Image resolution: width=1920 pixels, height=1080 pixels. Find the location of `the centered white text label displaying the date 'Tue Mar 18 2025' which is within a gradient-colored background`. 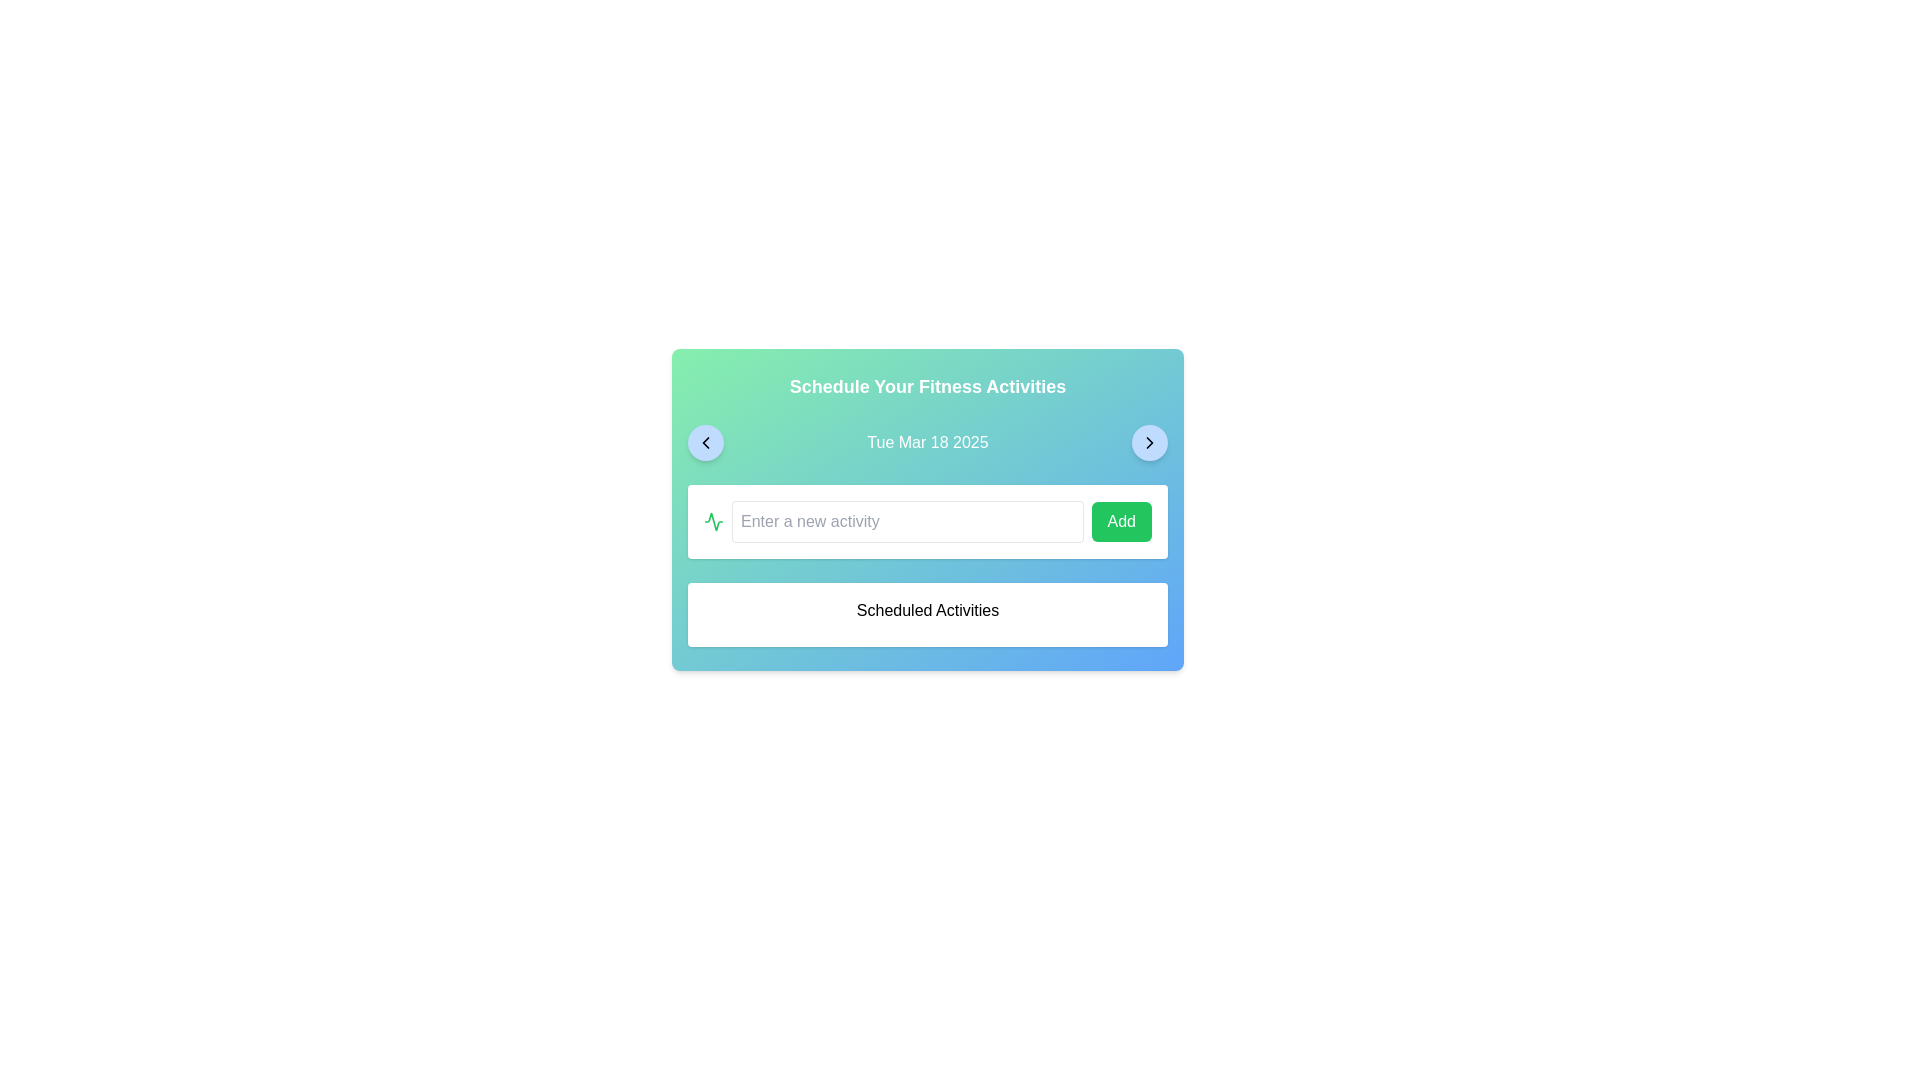

the centered white text label displaying the date 'Tue Mar 18 2025' which is within a gradient-colored background is located at coordinates (926, 442).